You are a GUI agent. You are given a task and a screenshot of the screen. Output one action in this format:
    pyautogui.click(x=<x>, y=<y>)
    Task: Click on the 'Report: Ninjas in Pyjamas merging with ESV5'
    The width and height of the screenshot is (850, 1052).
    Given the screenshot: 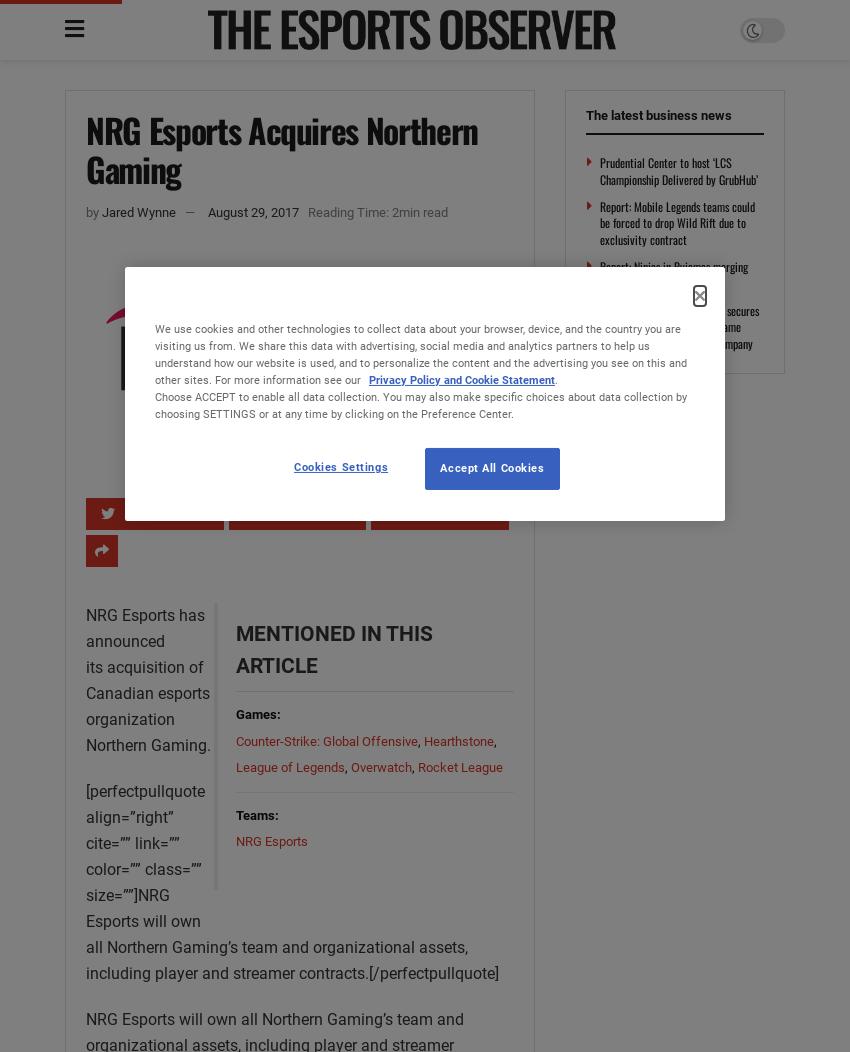 What is the action you would take?
    pyautogui.click(x=673, y=274)
    